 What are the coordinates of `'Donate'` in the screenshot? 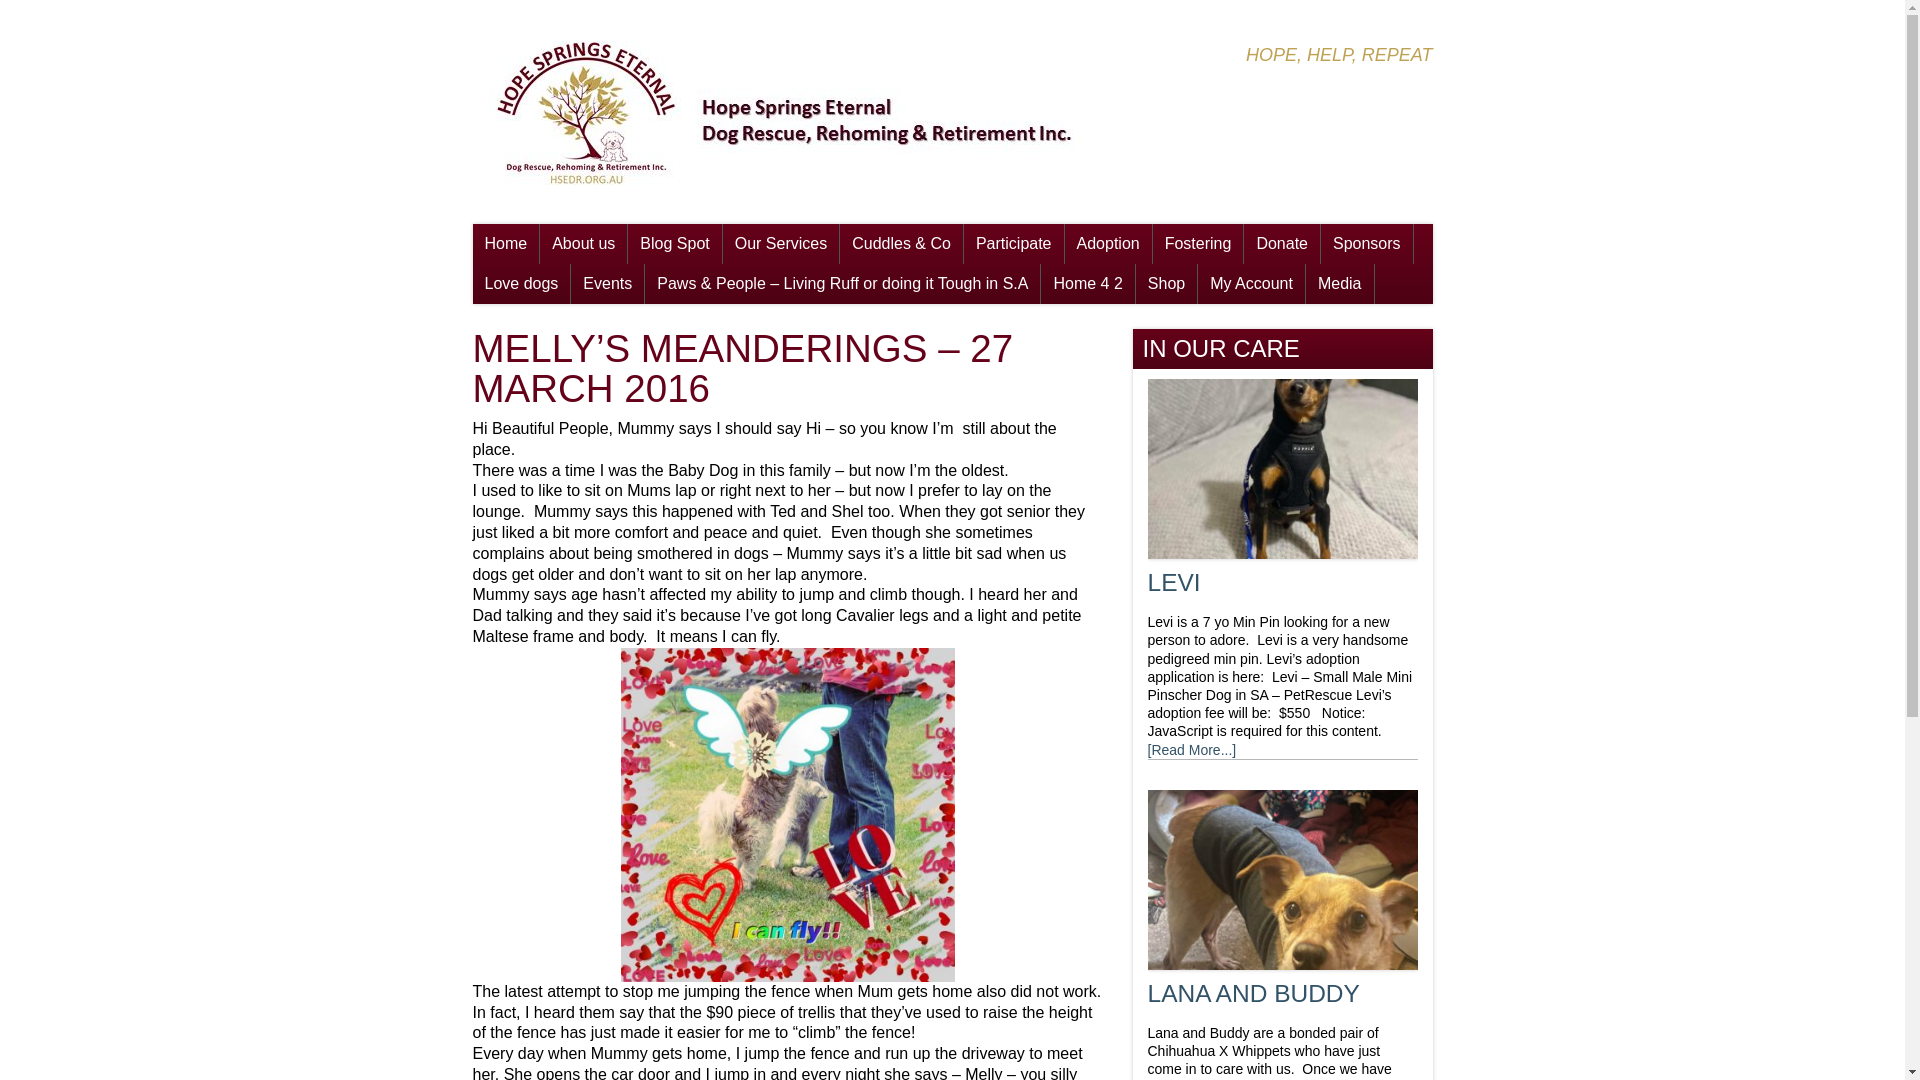 It's located at (1281, 242).